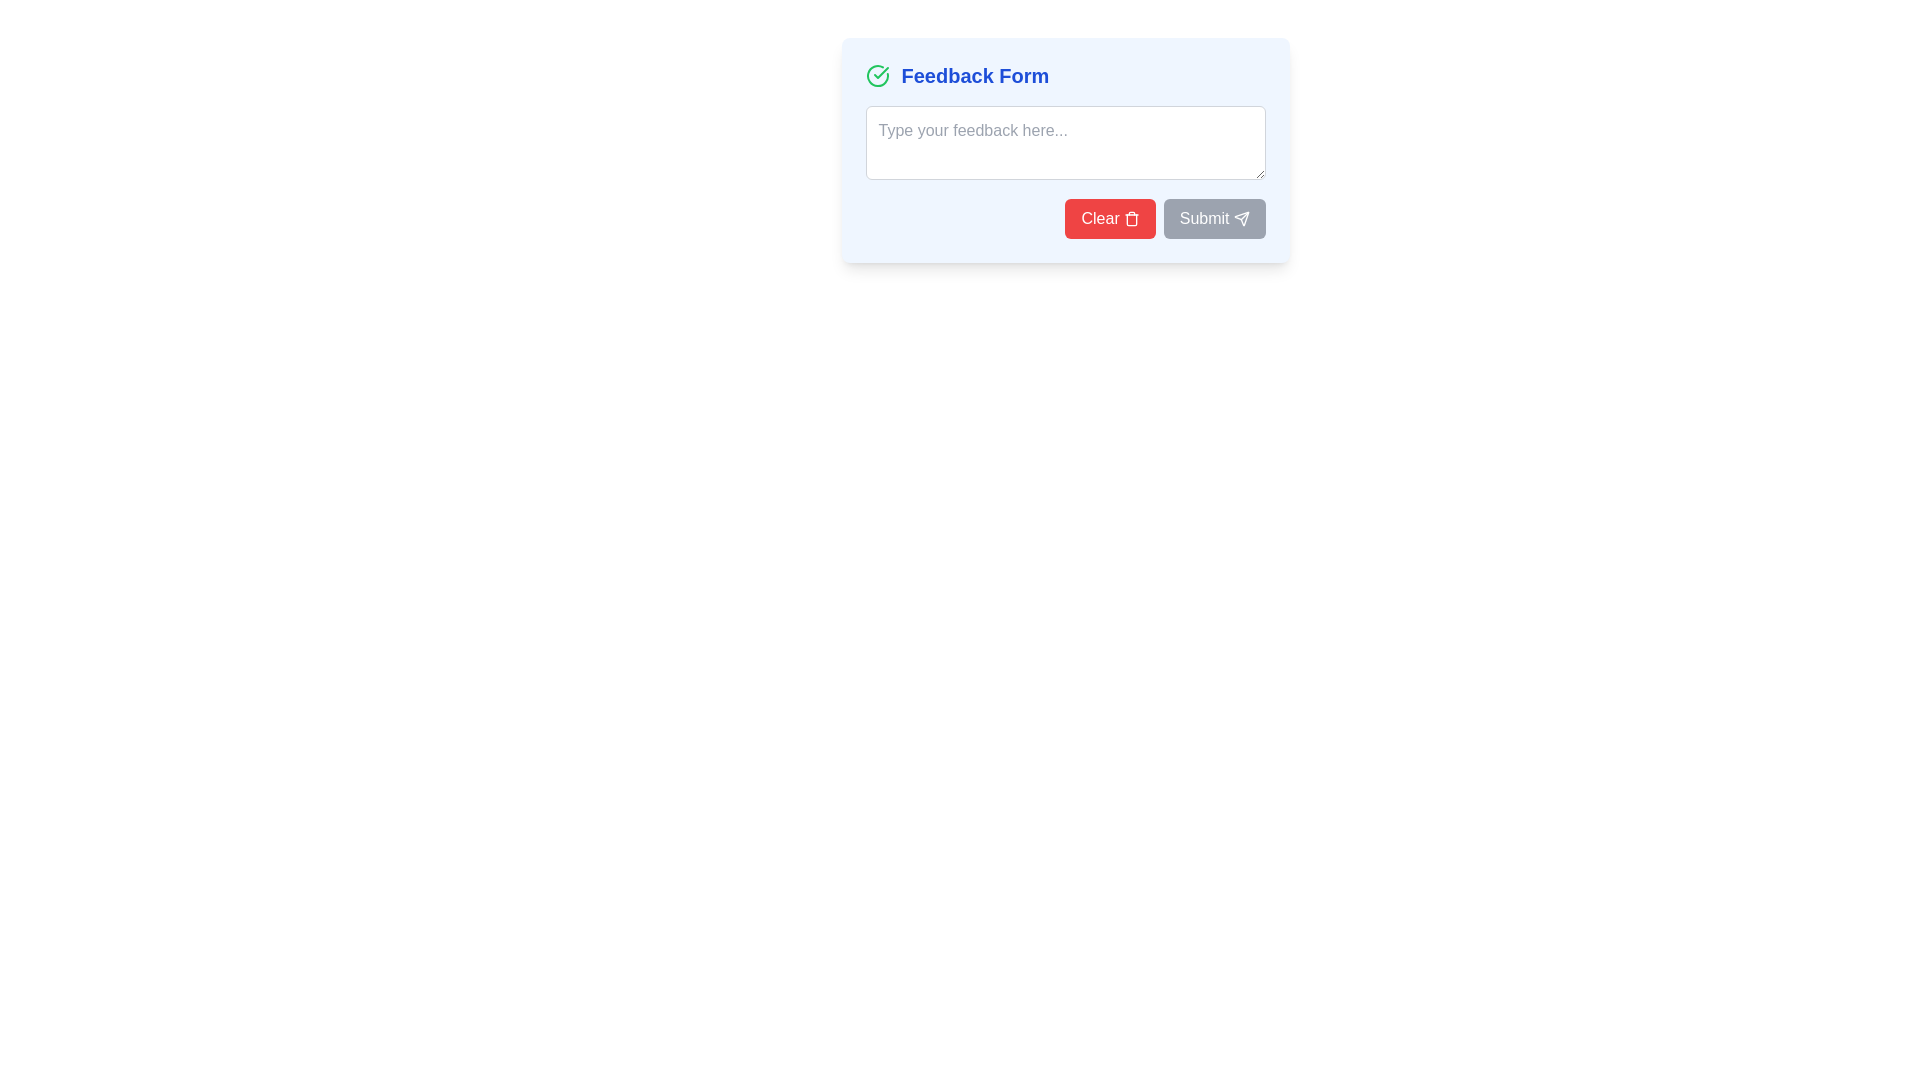 The width and height of the screenshot is (1920, 1080). What do you see at coordinates (1213, 219) in the screenshot?
I see `the 'Submit' button, which is a rectangular button with rounded corners, styled in light gray with white text and a small 'send' icon, located at the bottom-right corner of the form's input area` at bounding box center [1213, 219].